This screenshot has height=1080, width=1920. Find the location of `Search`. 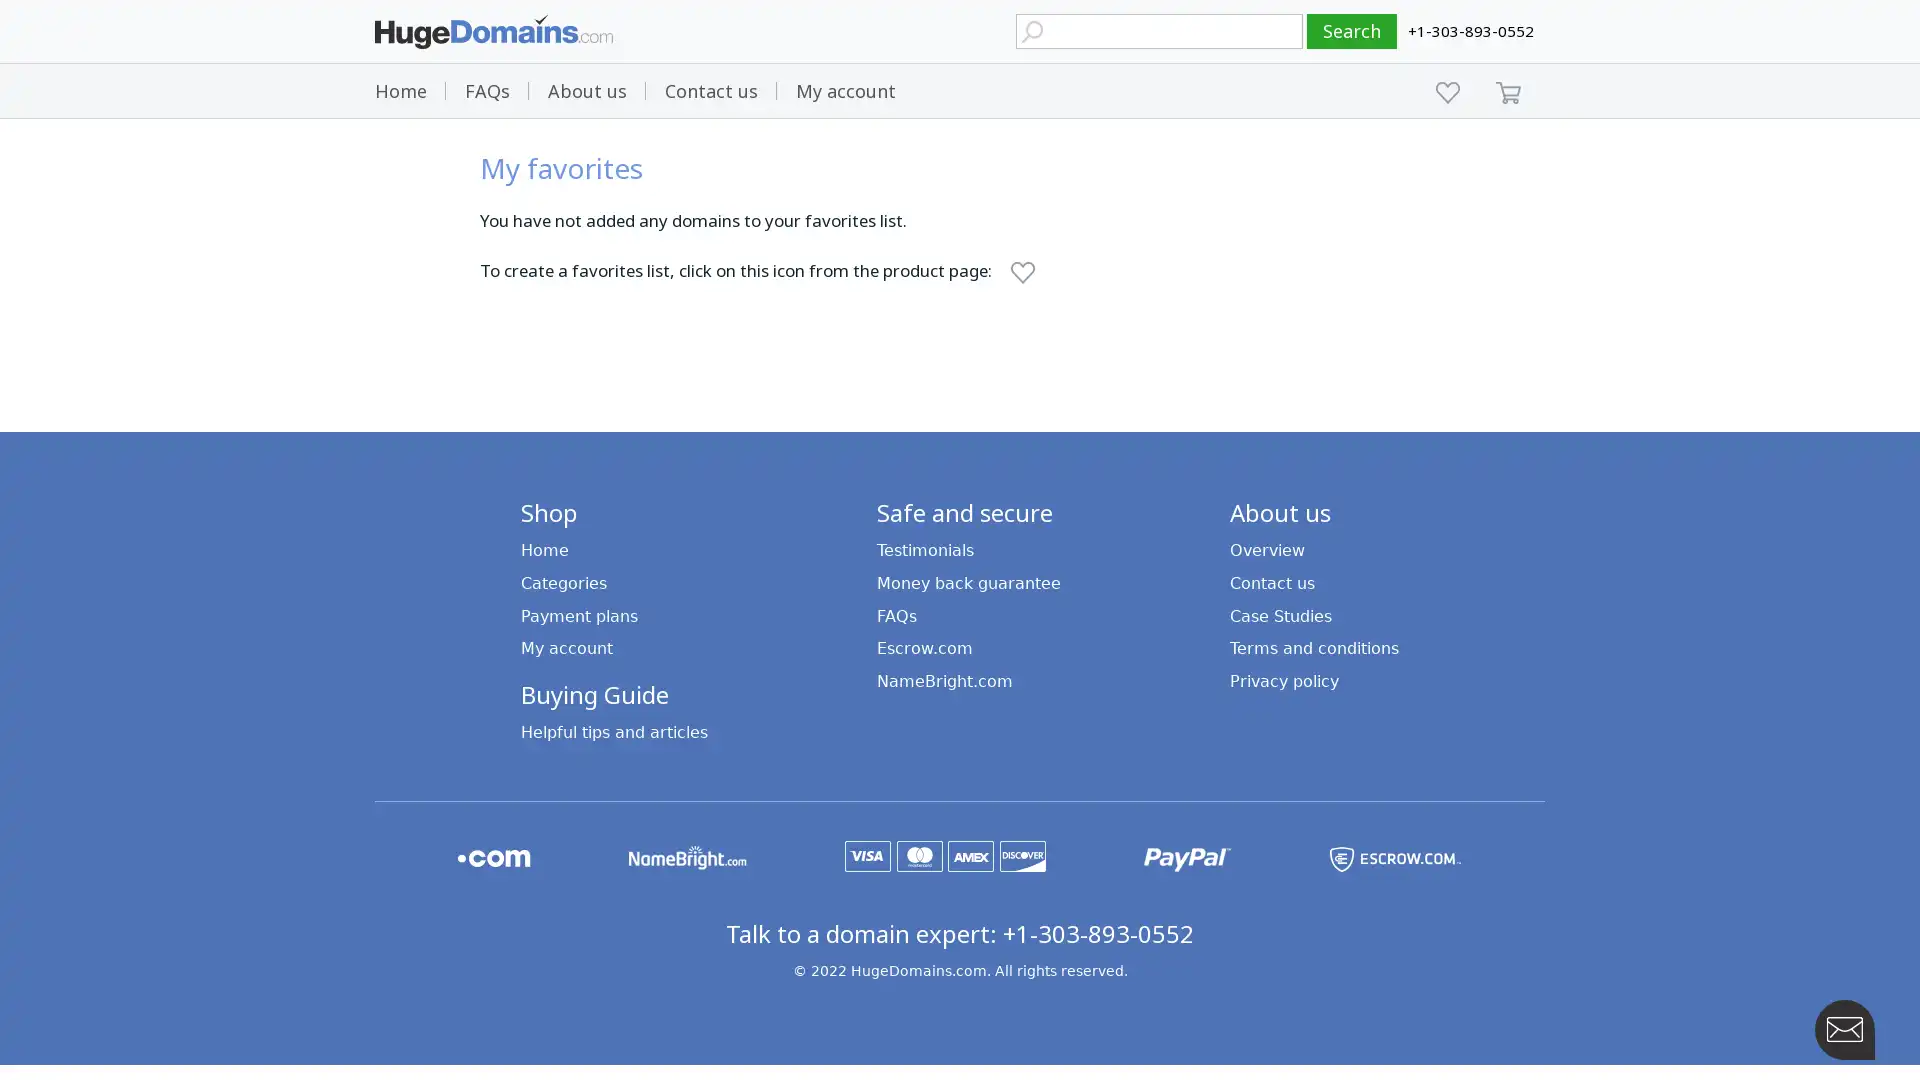

Search is located at coordinates (1352, 31).